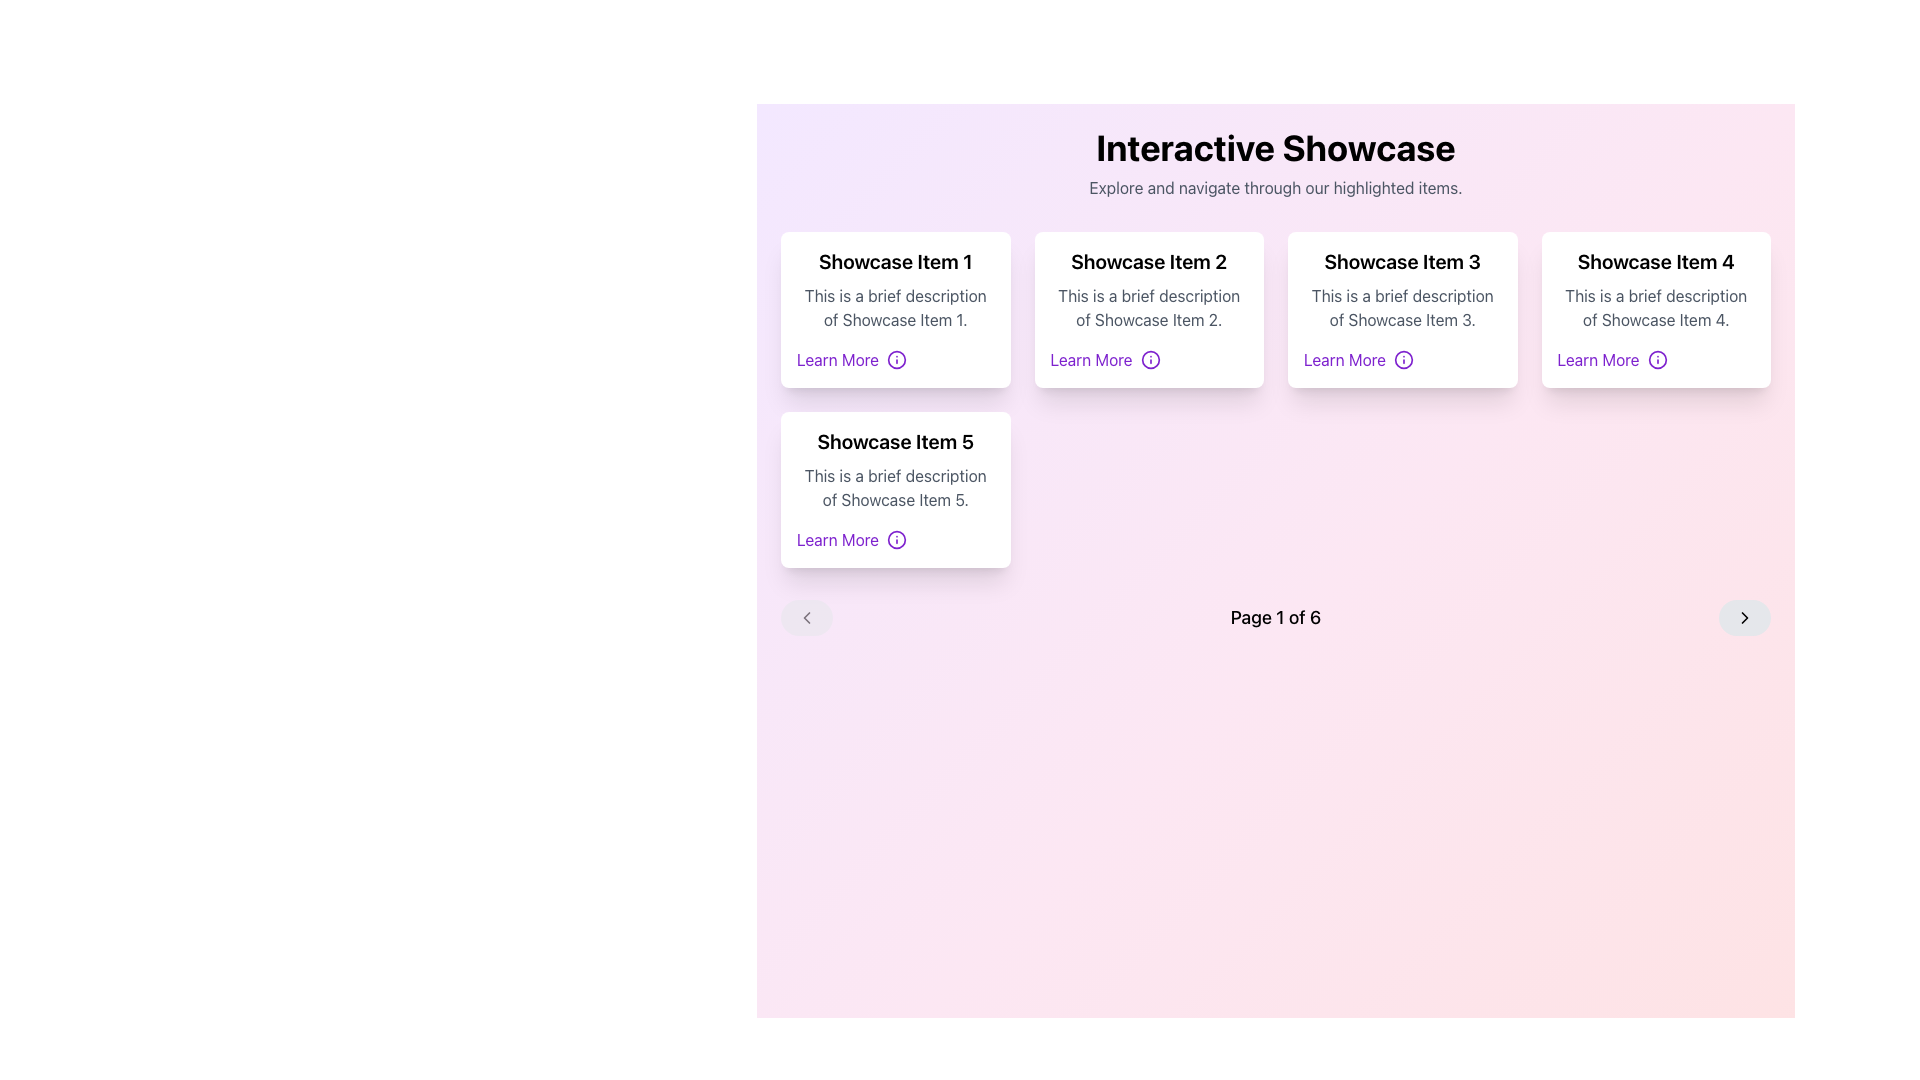  Describe the element at coordinates (1657, 358) in the screenshot. I see `the information icon (SVG) which is part of the 'Learn More' hyperlink in the description card for 'Showcase Item 4', located in the fourth column of the first row of the grid` at that location.